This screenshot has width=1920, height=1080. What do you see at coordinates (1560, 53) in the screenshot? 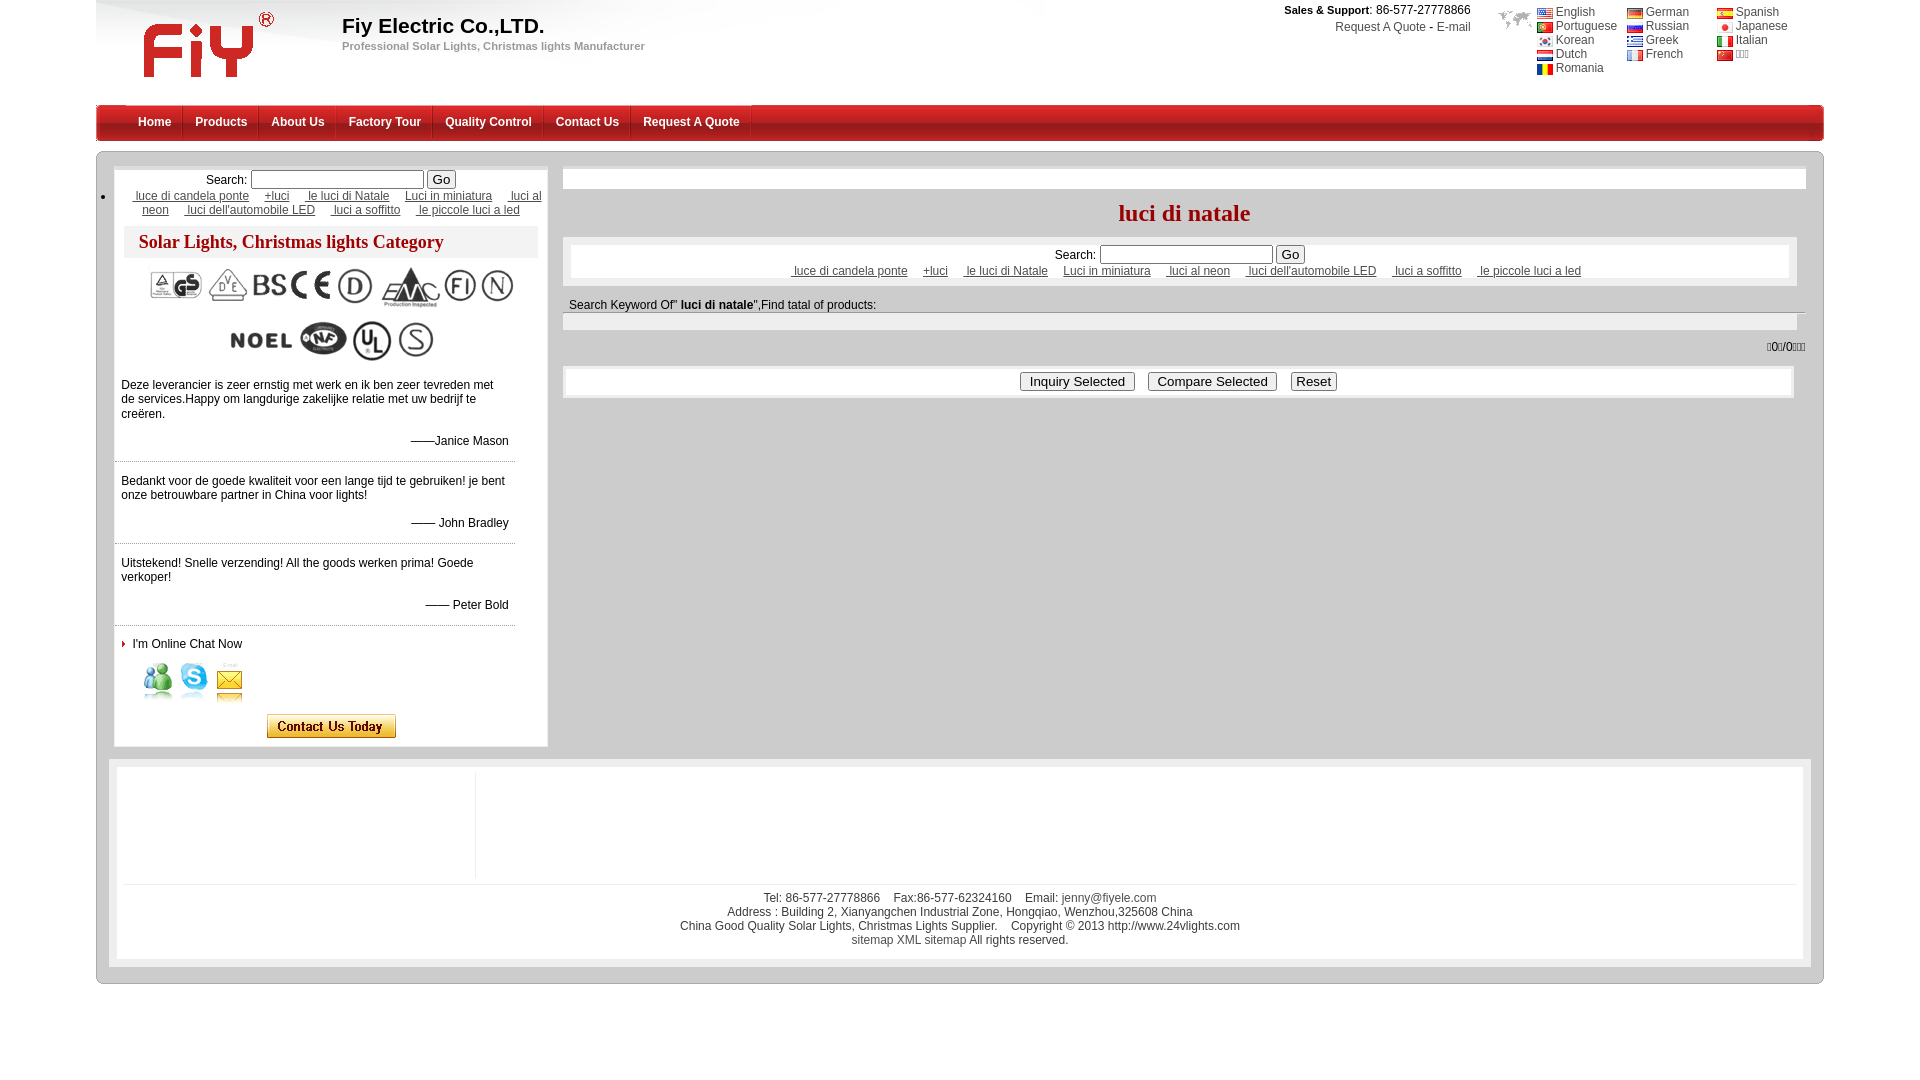
I see `'Dutch'` at bounding box center [1560, 53].